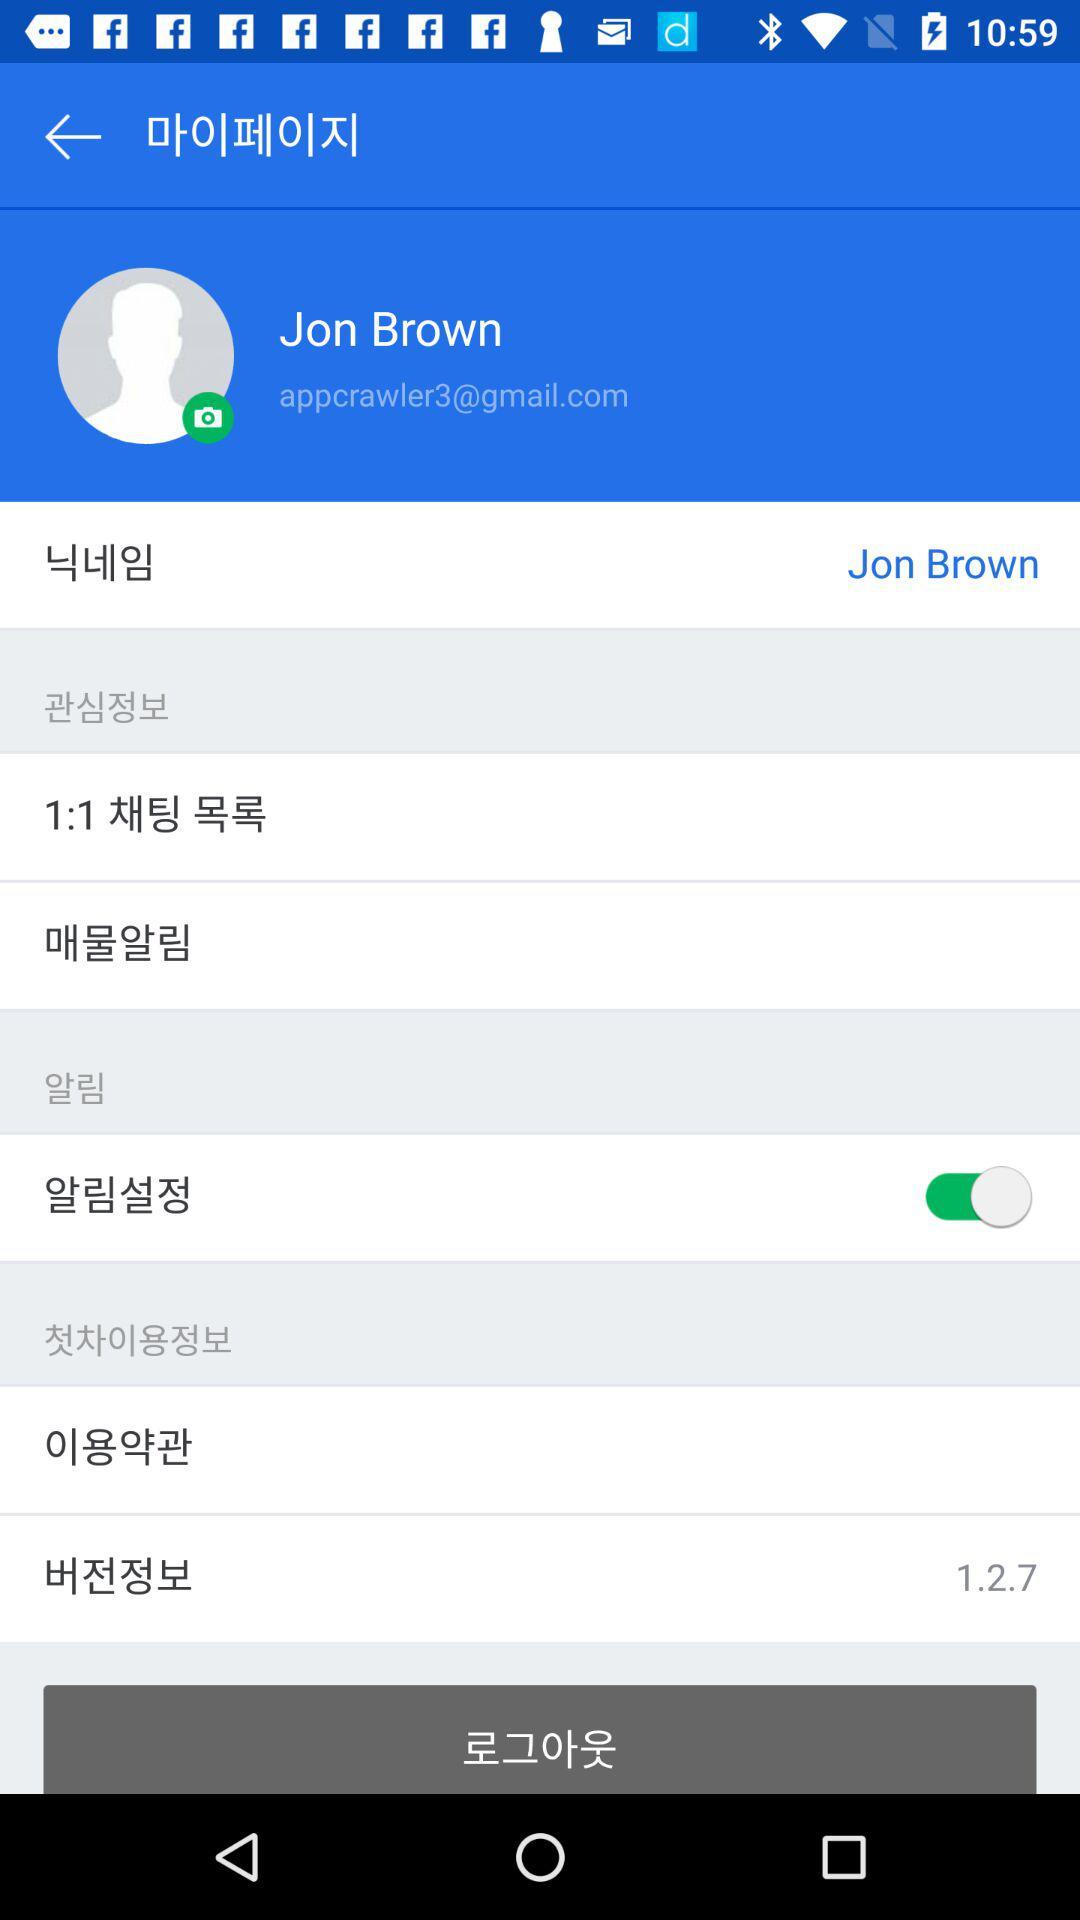 This screenshot has width=1080, height=1920. What do you see at coordinates (144, 355) in the screenshot?
I see `the item to the left of jon brown item` at bounding box center [144, 355].